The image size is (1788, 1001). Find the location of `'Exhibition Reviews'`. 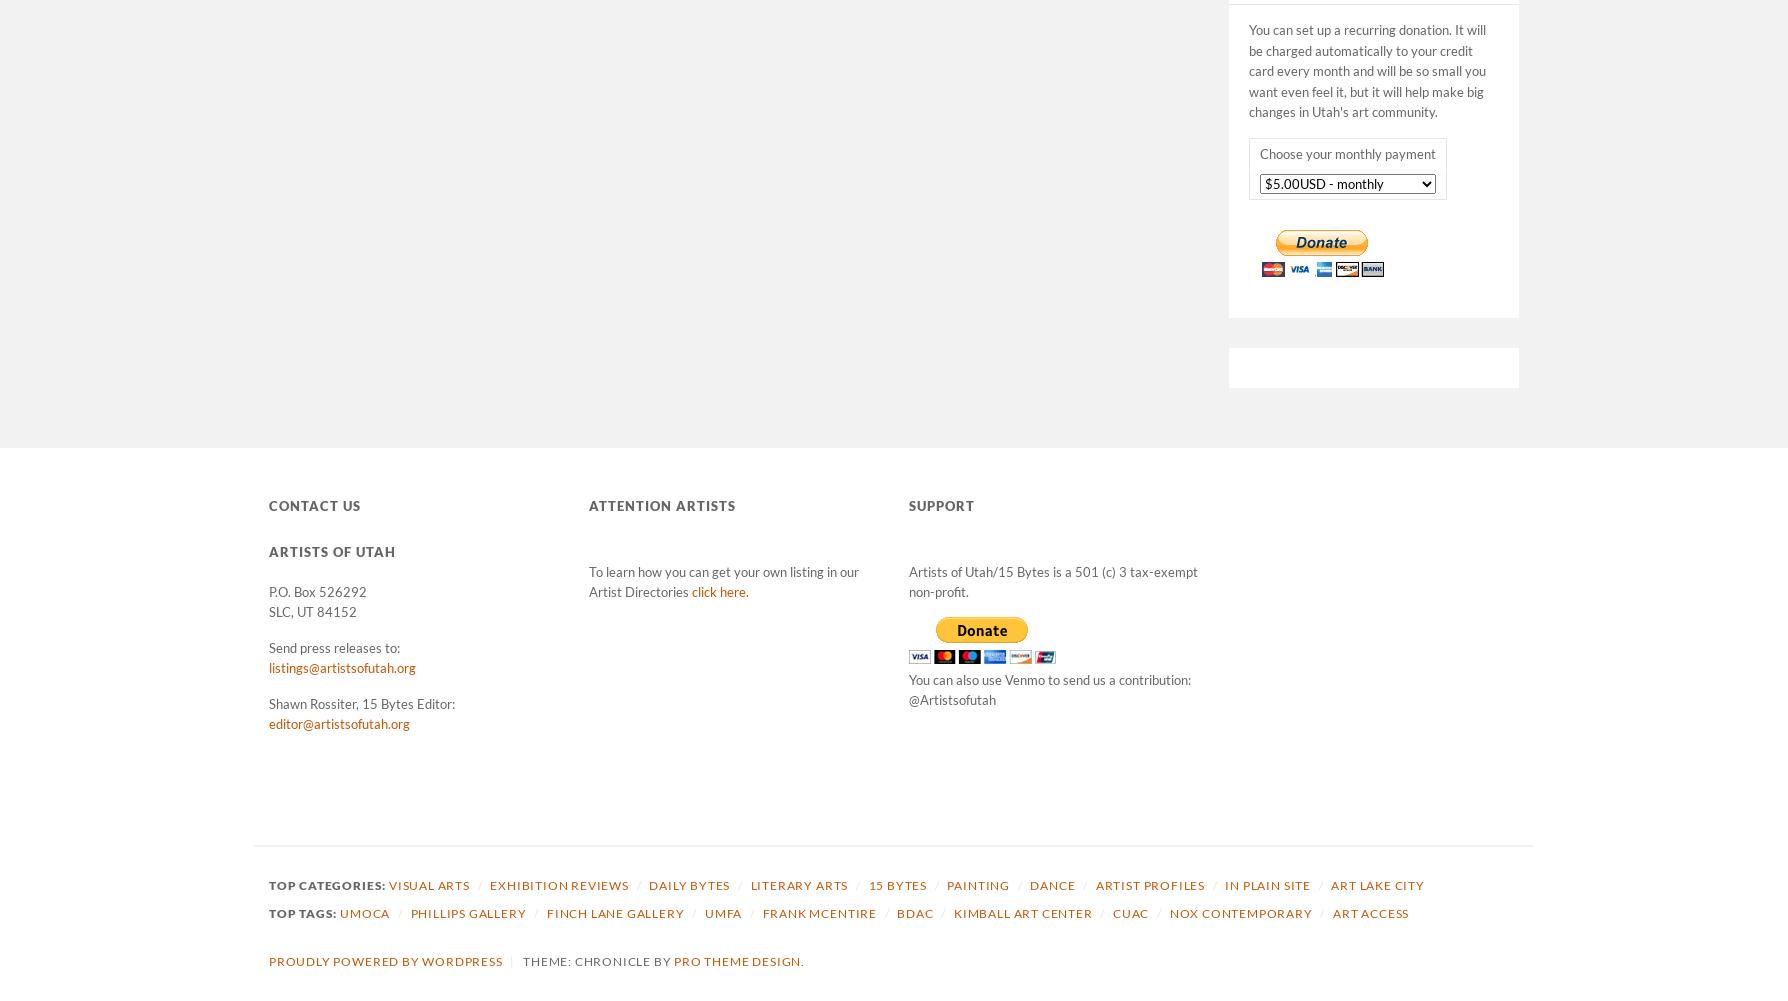

'Exhibition Reviews' is located at coordinates (558, 885).